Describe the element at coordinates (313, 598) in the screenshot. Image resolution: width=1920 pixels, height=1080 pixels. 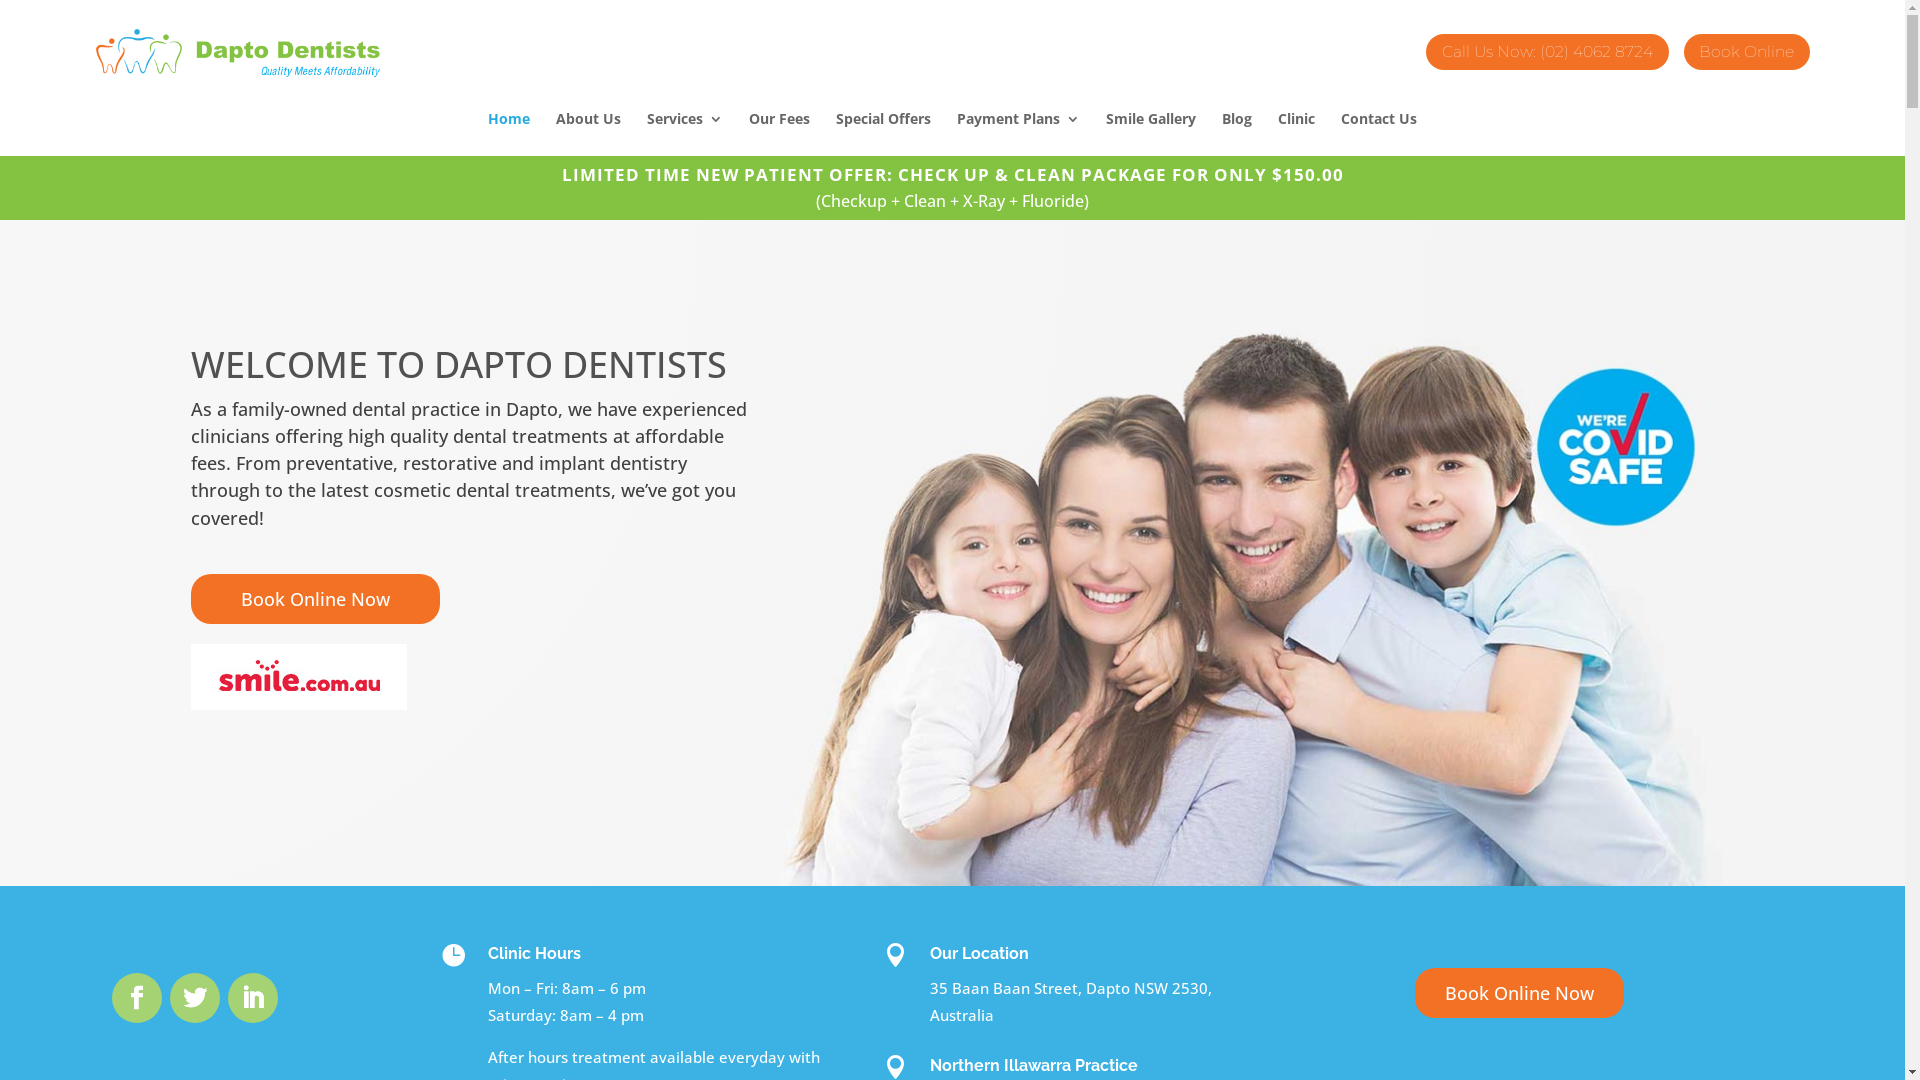
I see `'Book Online Now'` at that location.